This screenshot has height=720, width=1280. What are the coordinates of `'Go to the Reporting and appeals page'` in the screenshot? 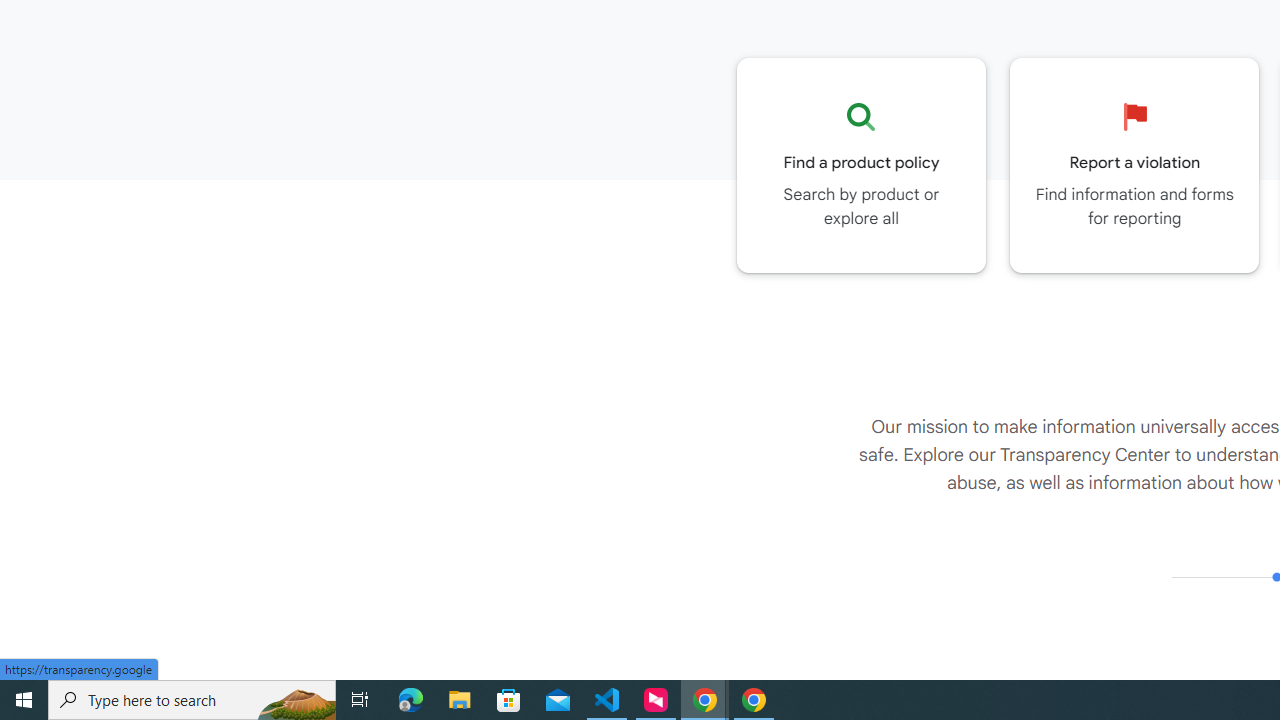 It's located at (1134, 164).